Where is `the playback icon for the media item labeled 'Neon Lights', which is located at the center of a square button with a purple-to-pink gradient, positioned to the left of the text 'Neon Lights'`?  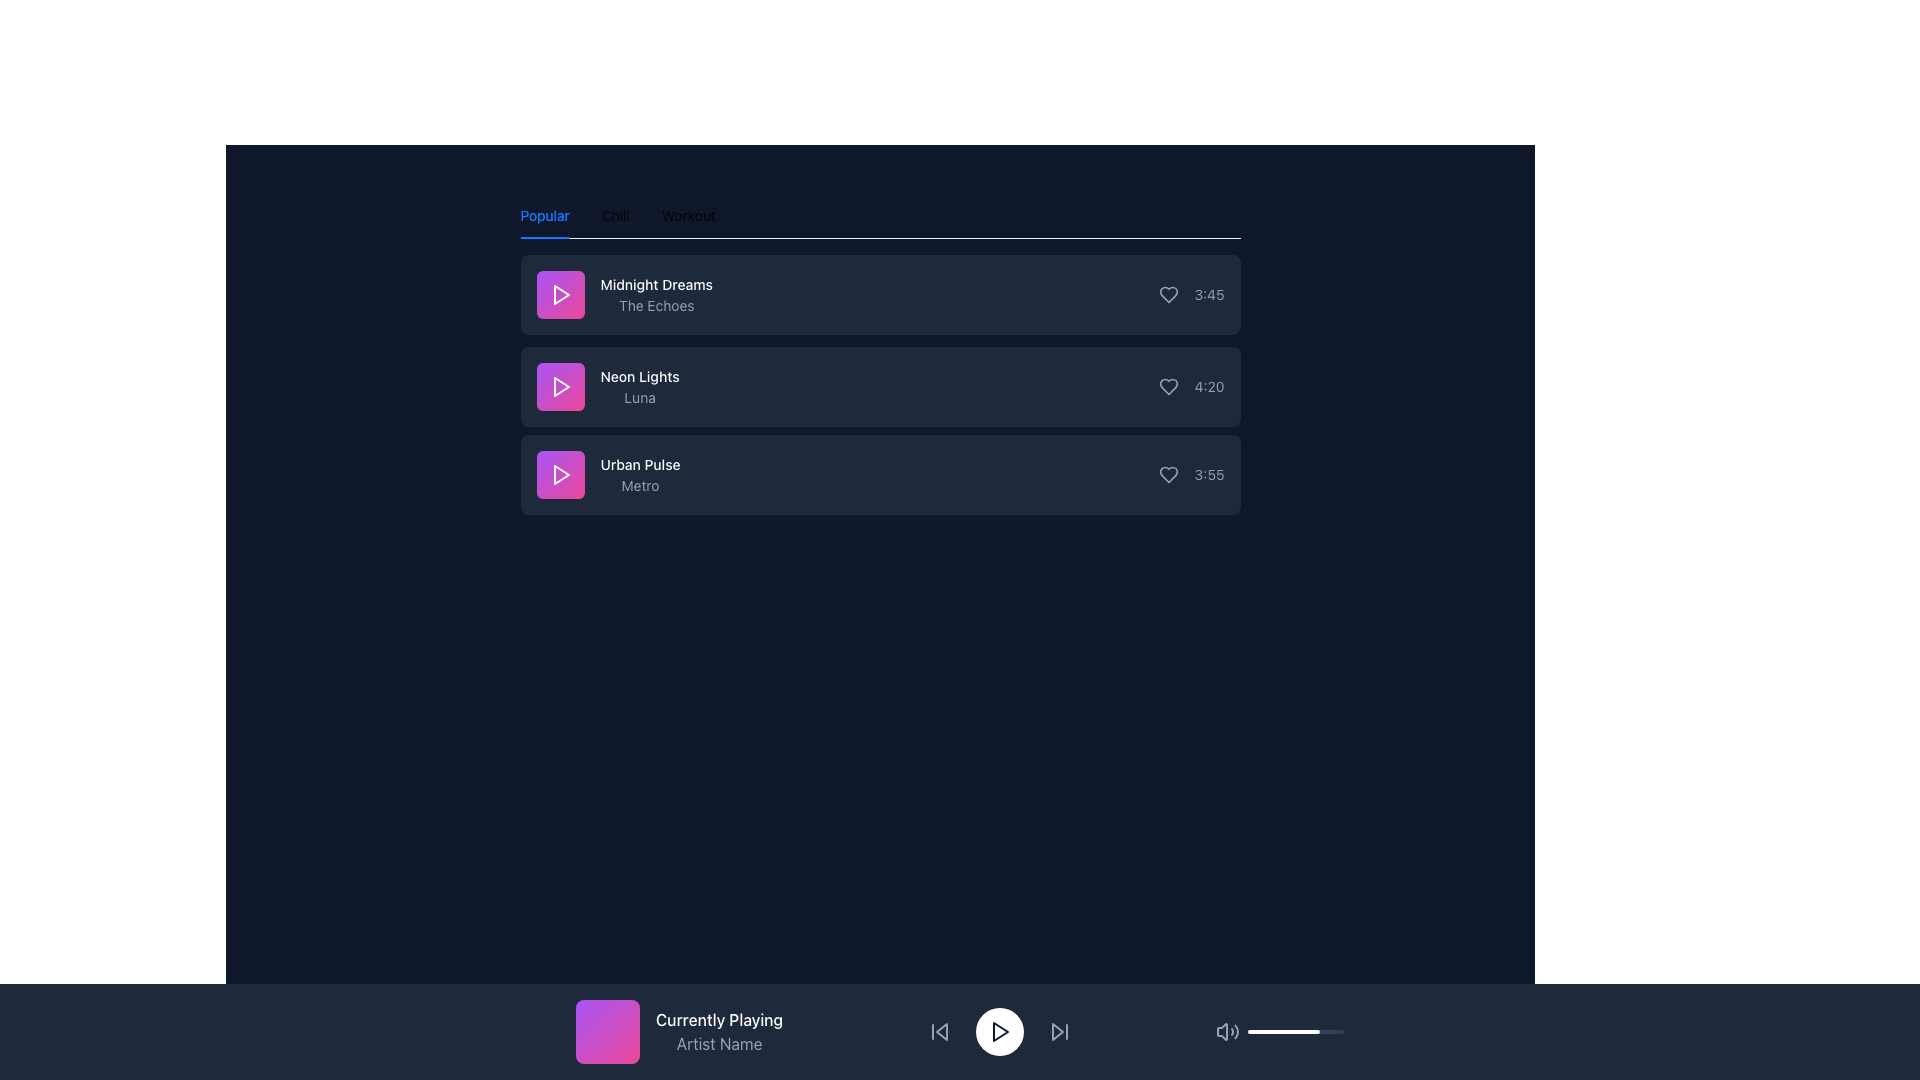 the playback icon for the media item labeled 'Neon Lights', which is located at the center of a square button with a purple-to-pink gradient, positioned to the left of the text 'Neon Lights' is located at coordinates (560, 386).